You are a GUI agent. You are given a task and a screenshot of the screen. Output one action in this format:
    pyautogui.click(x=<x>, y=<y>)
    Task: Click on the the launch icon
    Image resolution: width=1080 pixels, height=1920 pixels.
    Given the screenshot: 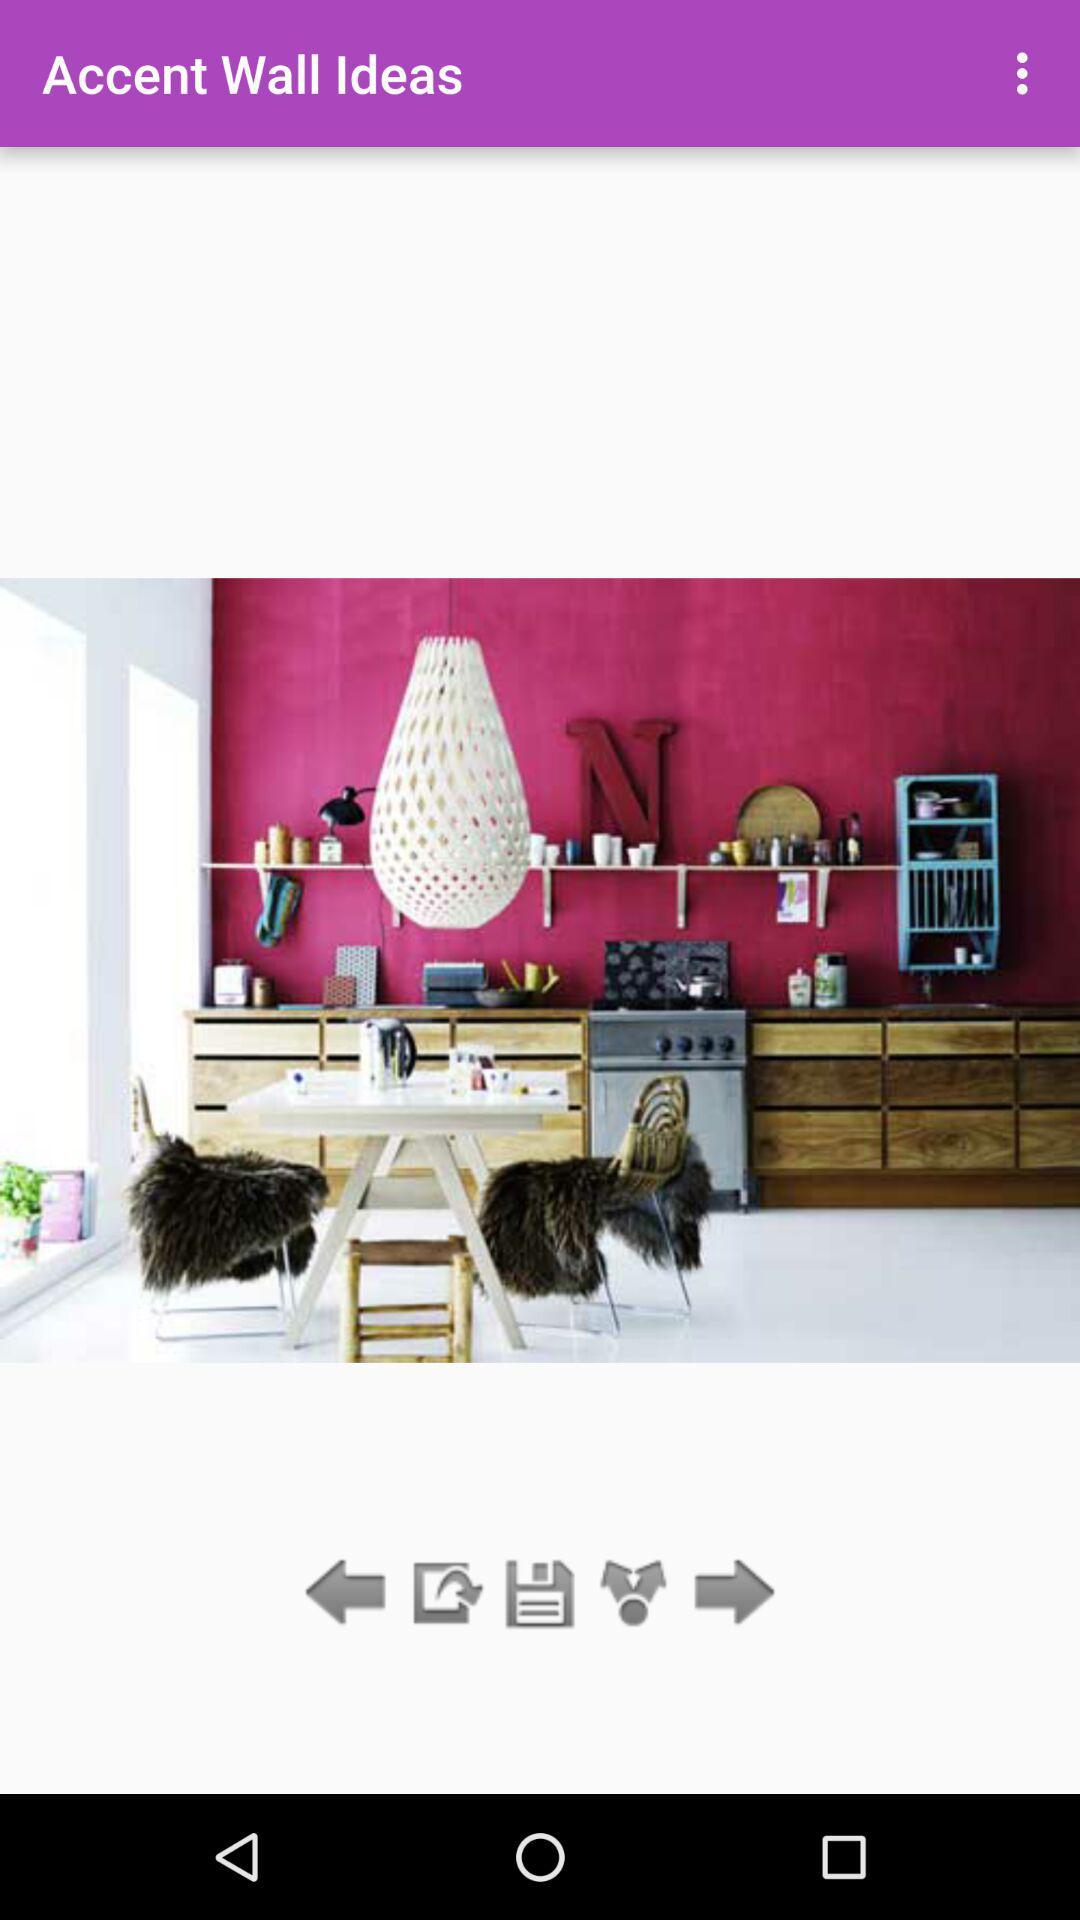 What is the action you would take?
    pyautogui.click(x=444, y=1593)
    